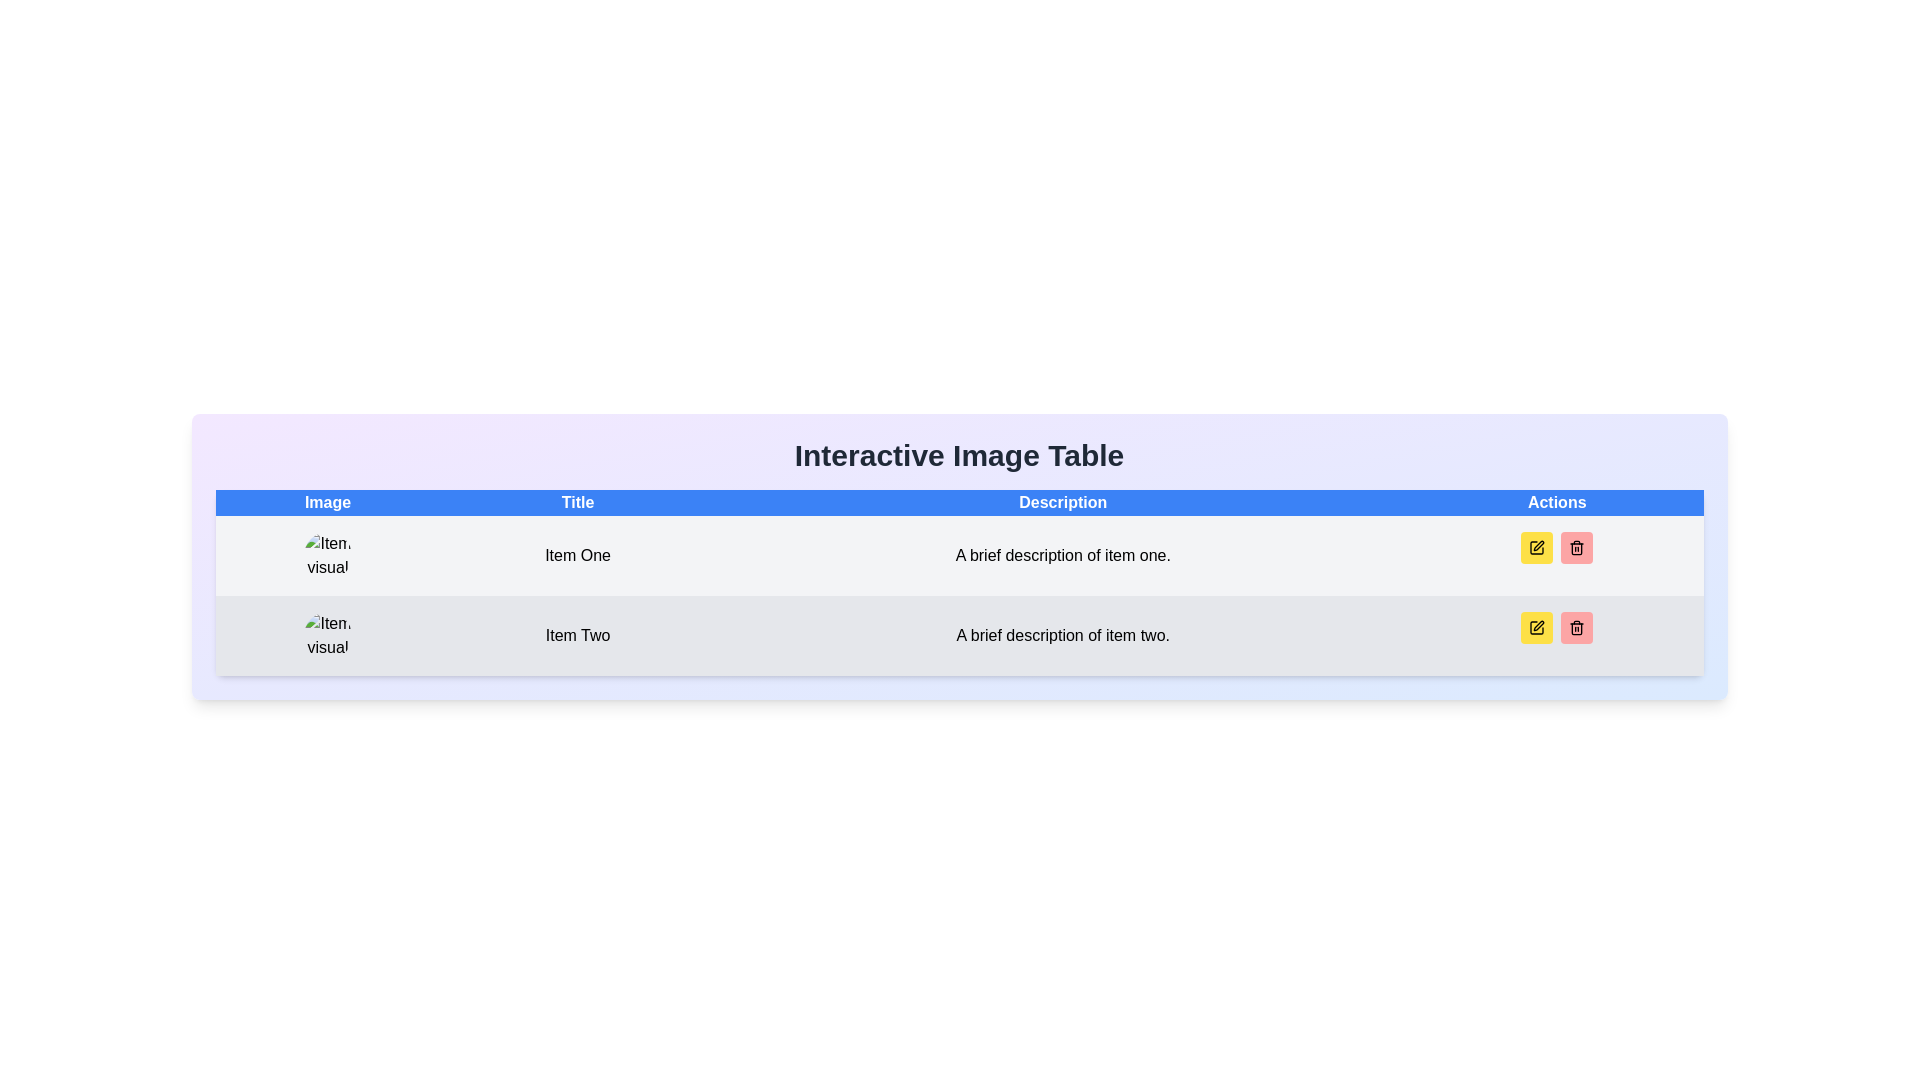  What do you see at coordinates (1536, 627) in the screenshot?
I see `the 'Edit' icon button located in the 'Actions' column next to the entry titled 'Item Two'` at bounding box center [1536, 627].